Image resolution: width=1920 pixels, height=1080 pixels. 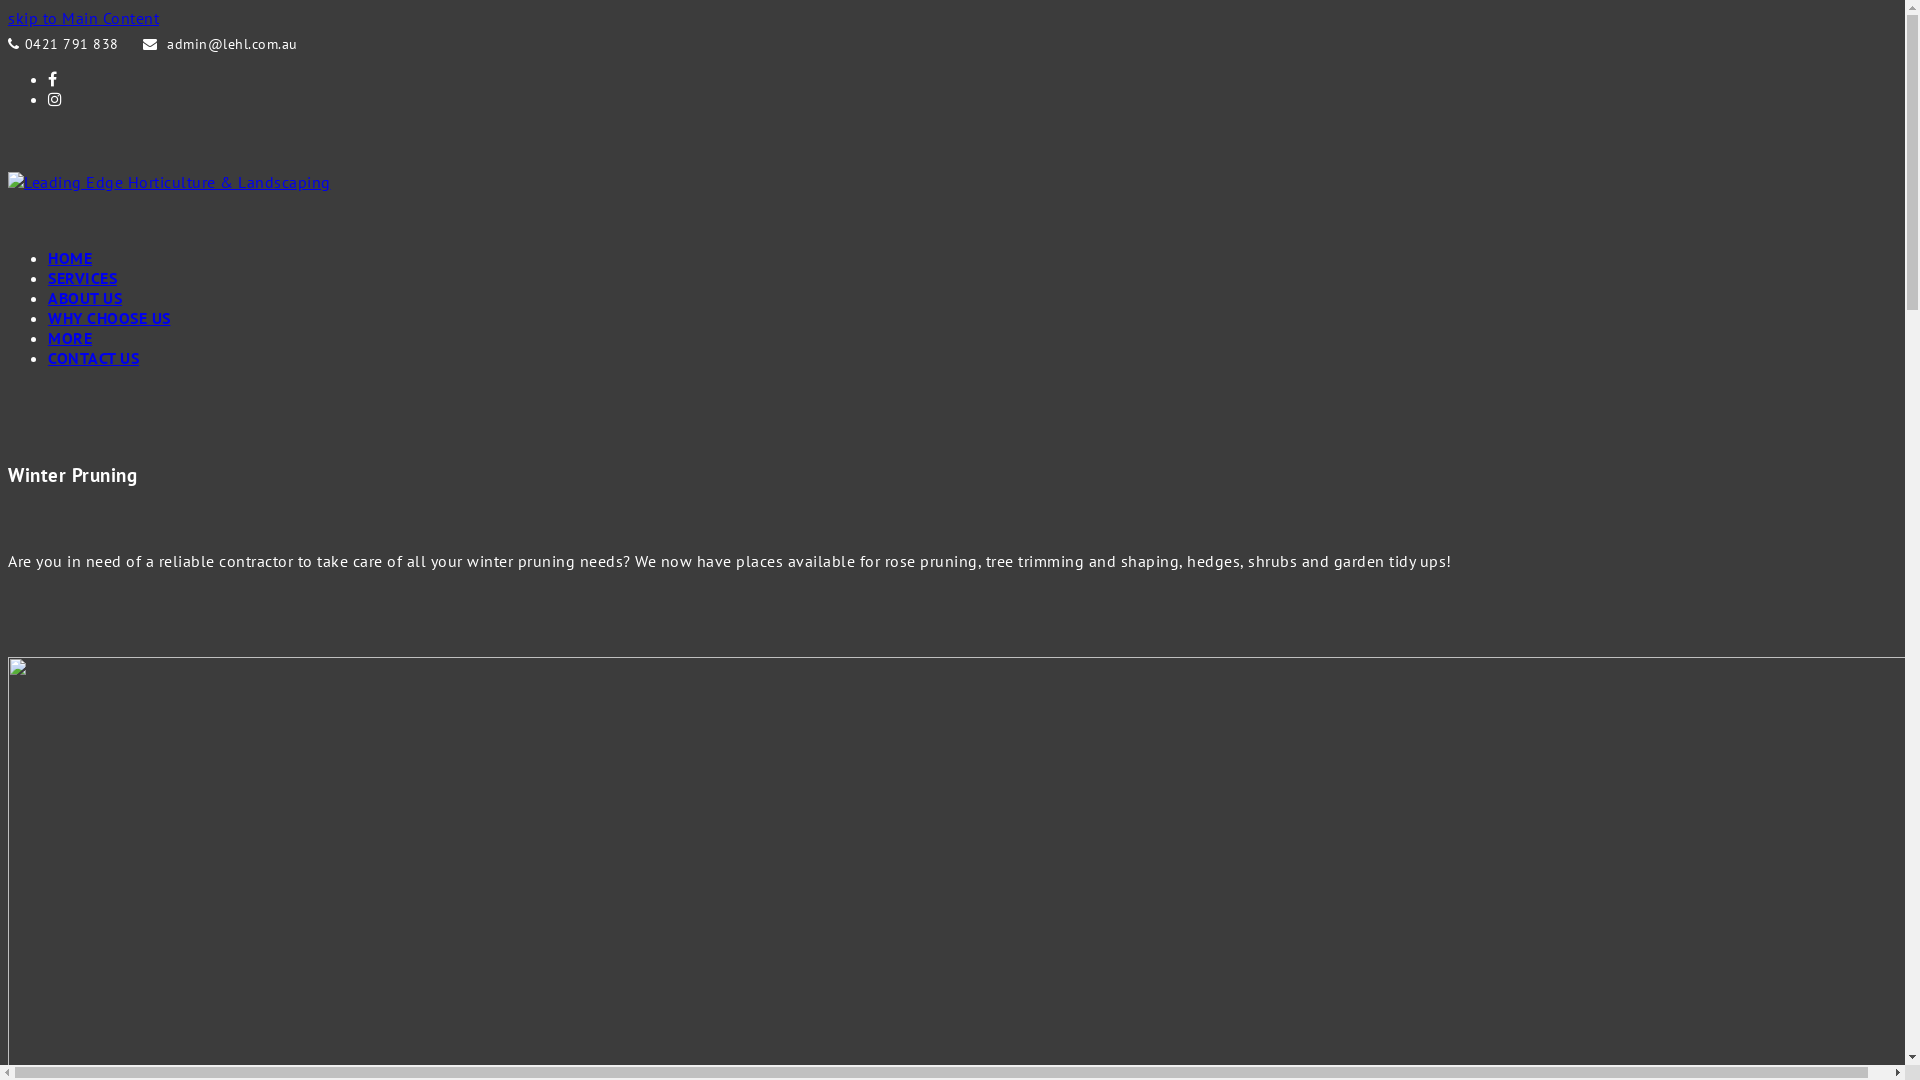 I want to click on 'skip to Main Content', so click(x=82, y=18).